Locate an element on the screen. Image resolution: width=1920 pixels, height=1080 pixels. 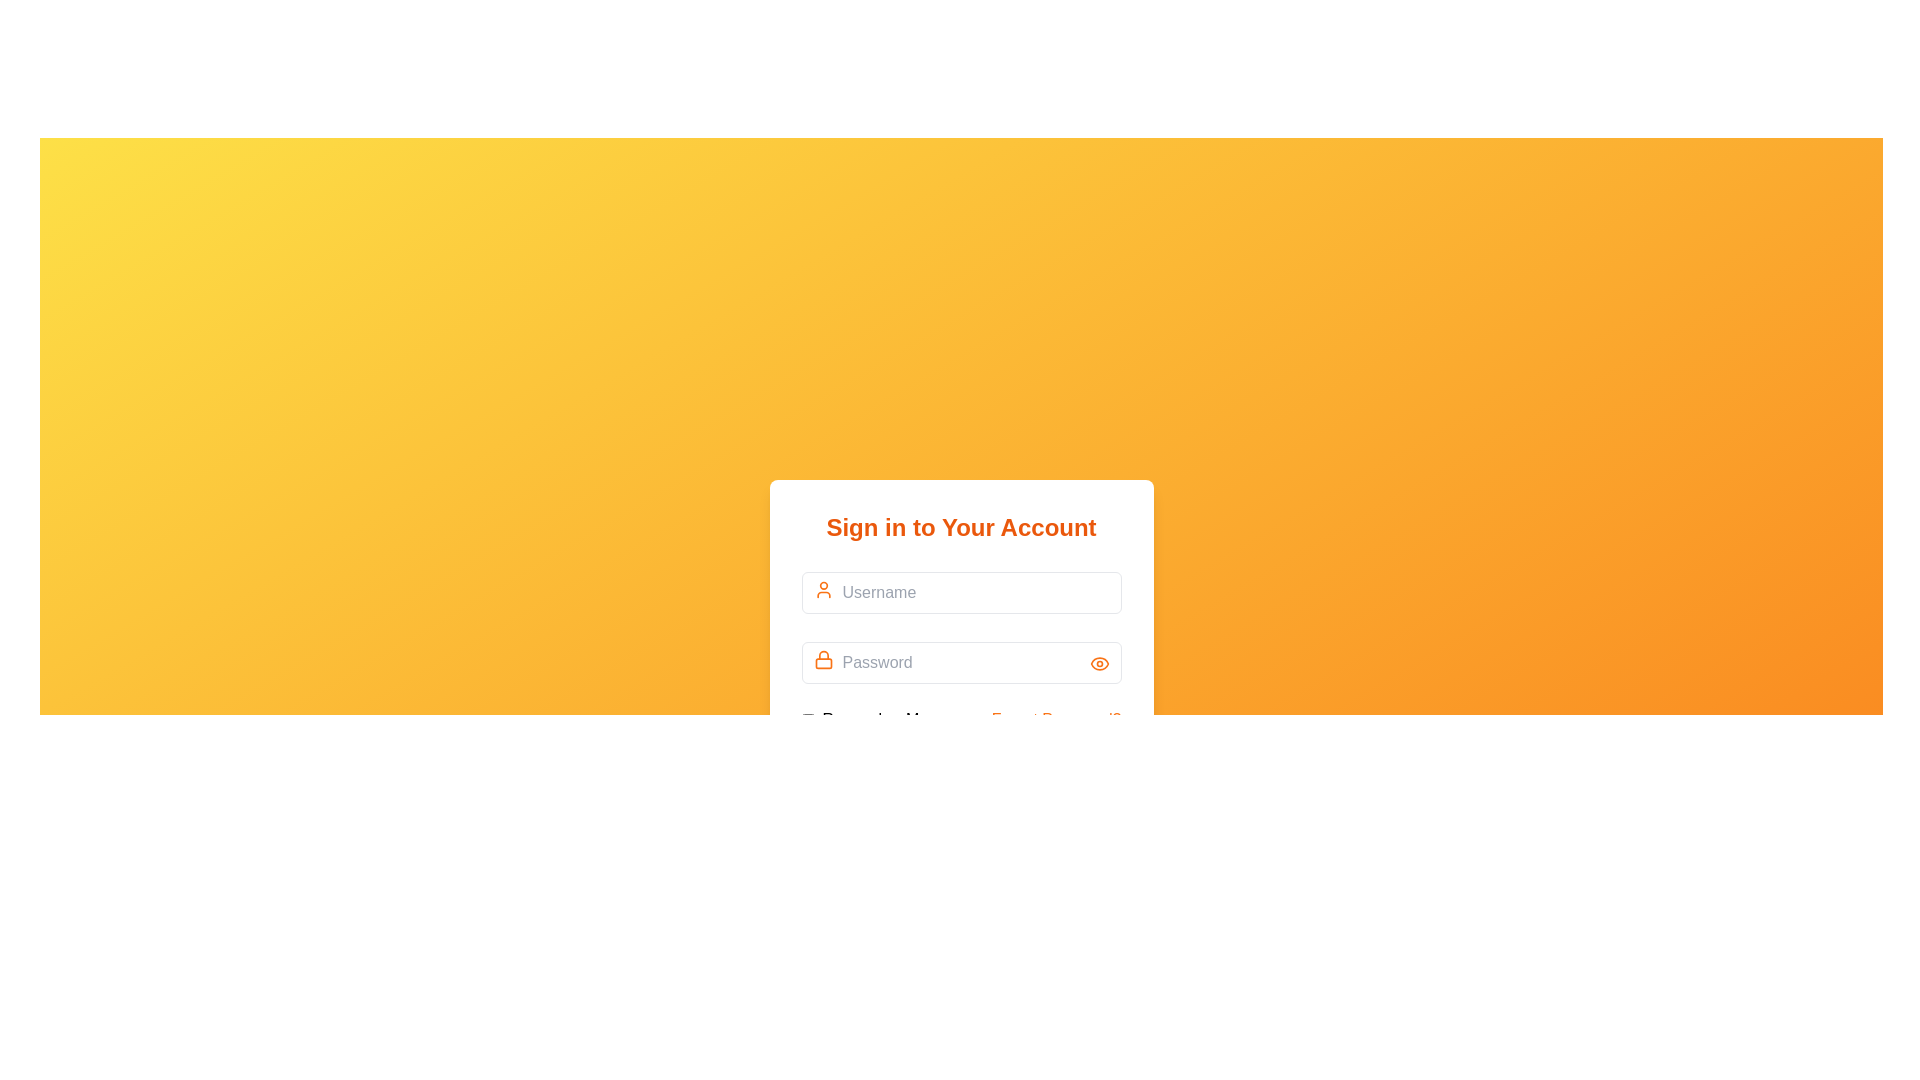
the toggle visibility button located at the top-right corner of the password input field is located at coordinates (1098, 663).